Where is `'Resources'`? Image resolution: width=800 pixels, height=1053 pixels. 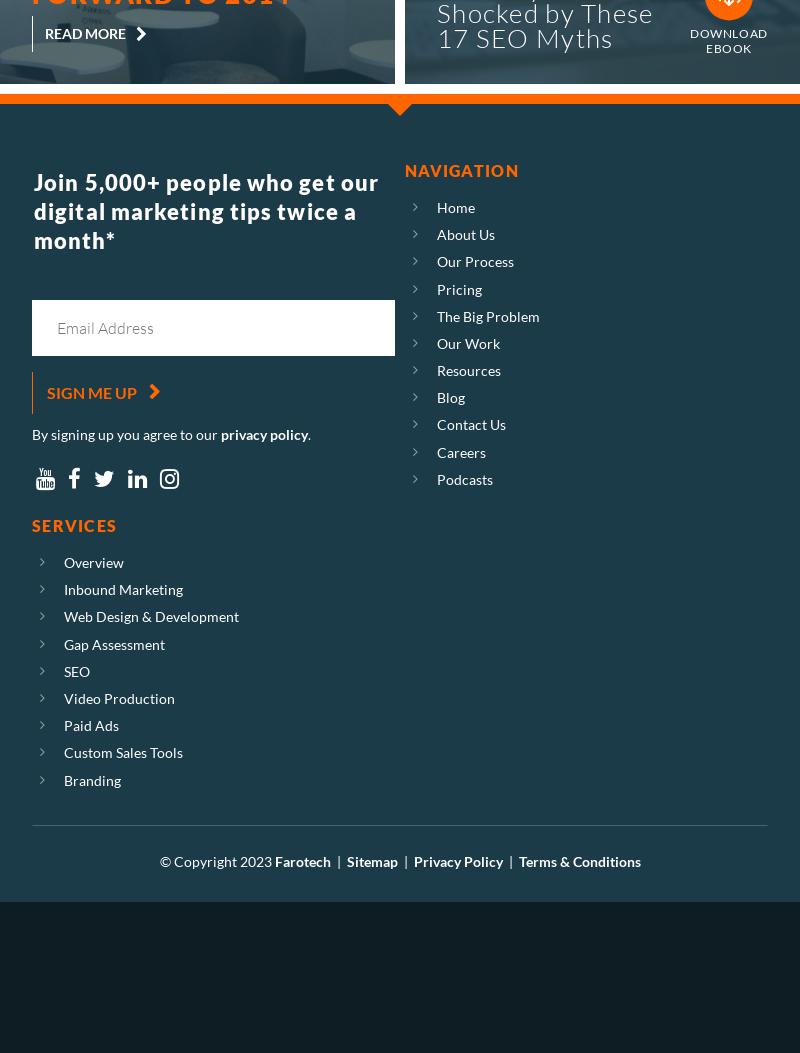 'Resources' is located at coordinates (468, 369).